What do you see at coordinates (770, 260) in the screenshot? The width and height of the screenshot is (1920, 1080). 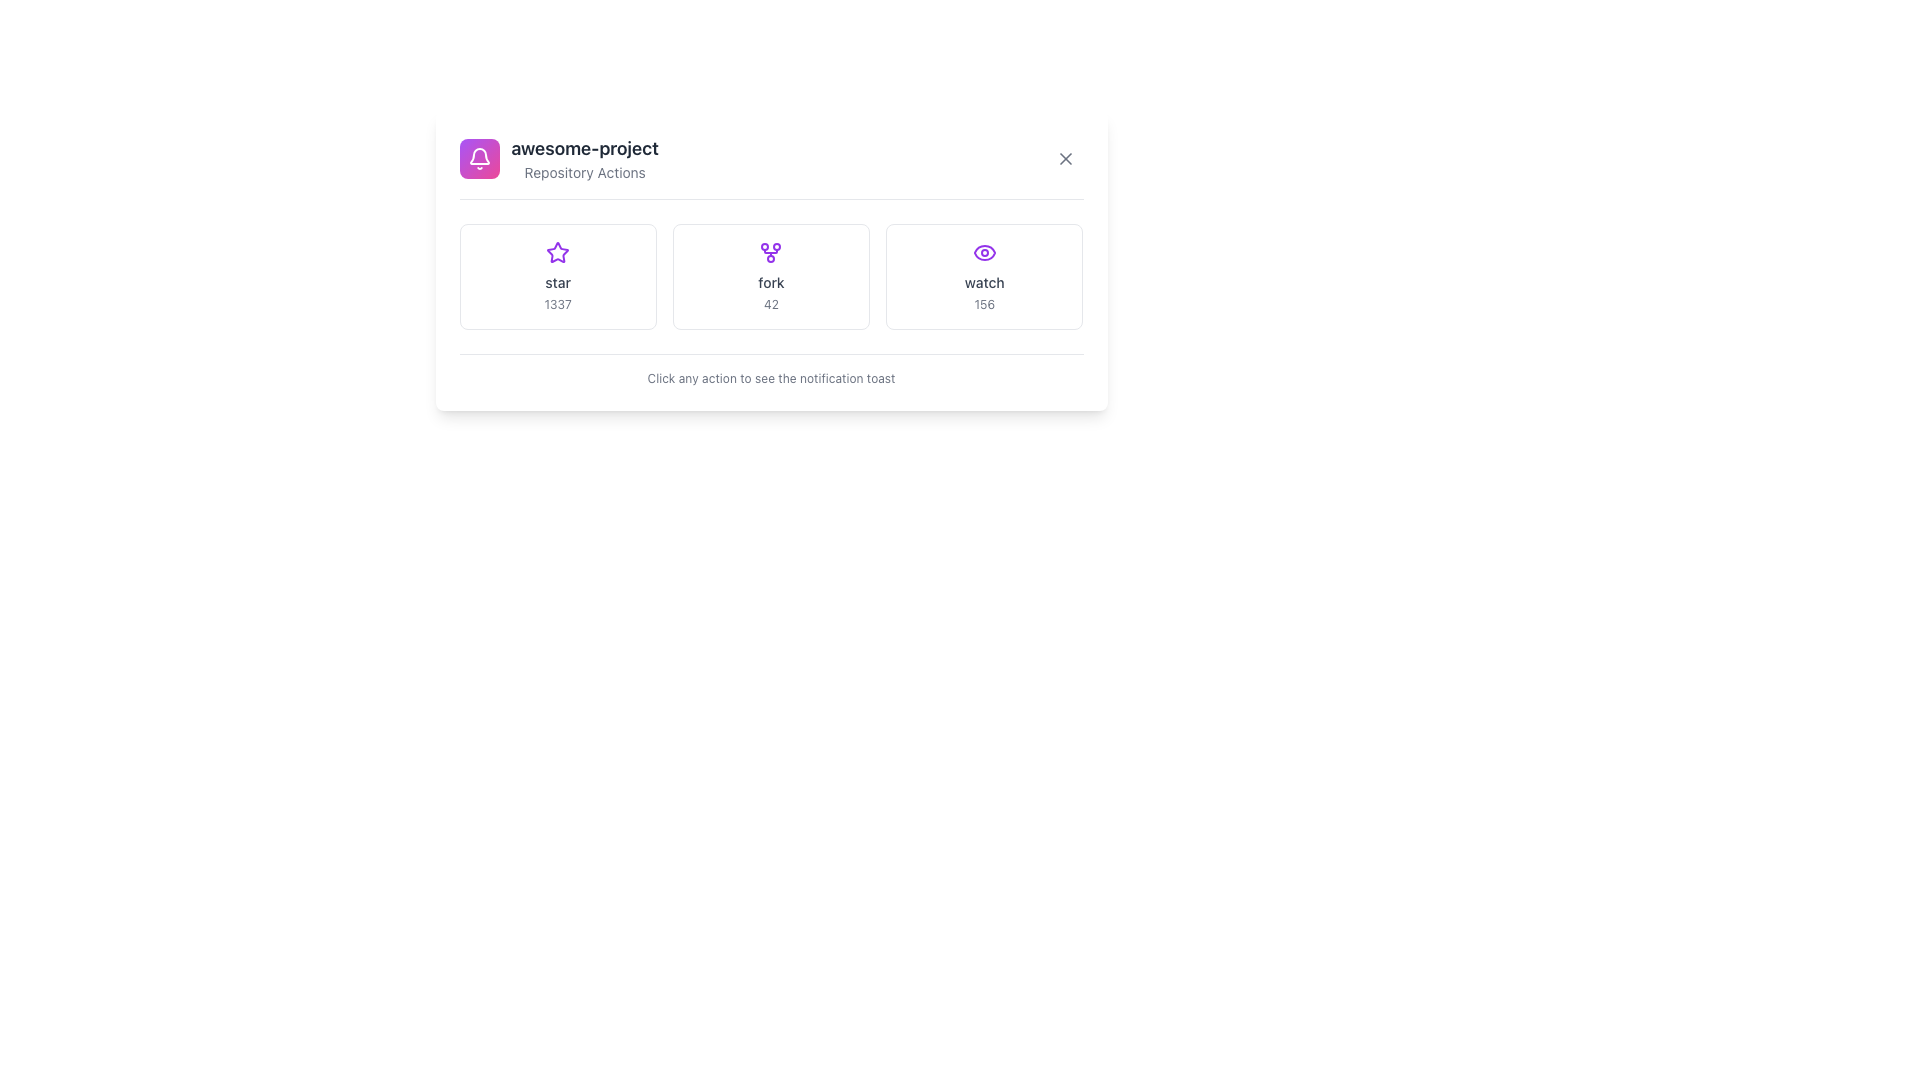 I see `the second item ('fork') in the grid of actionable card items within the dialog box to interact with it` at bounding box center [770, 260].